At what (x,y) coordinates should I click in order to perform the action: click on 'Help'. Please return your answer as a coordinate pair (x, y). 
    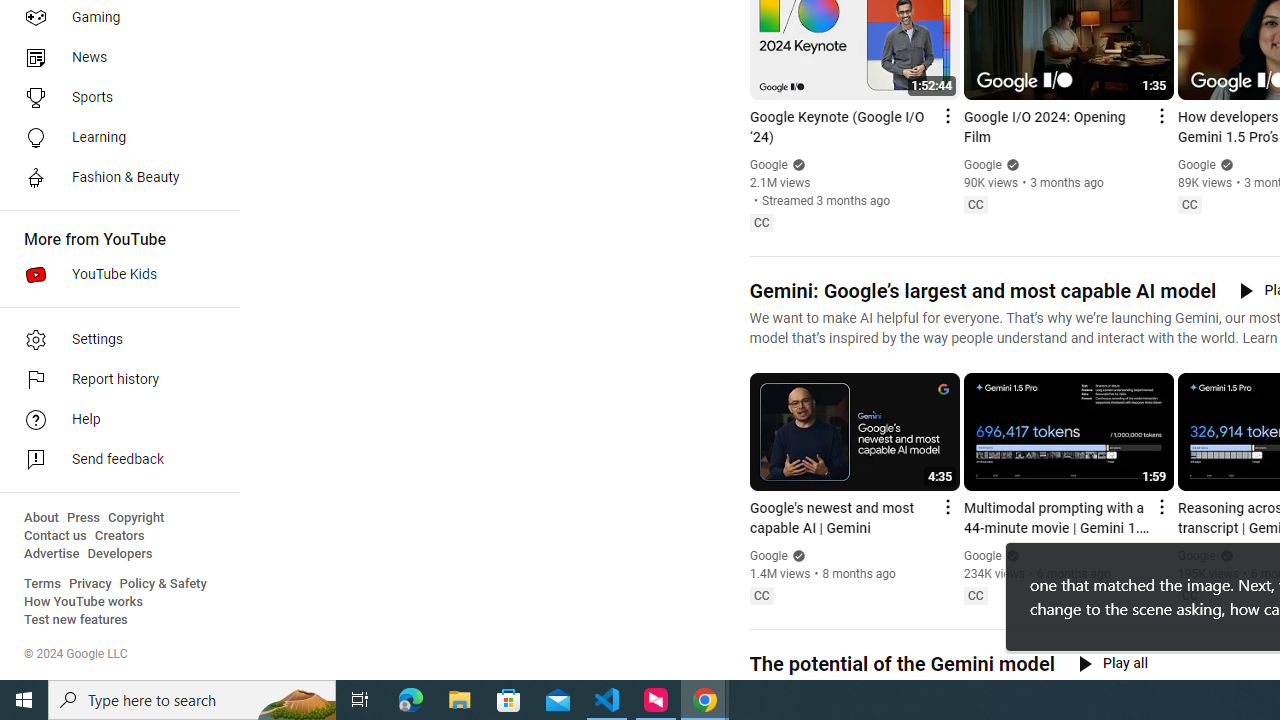
    Looking at the image, I should click on (112, 419).